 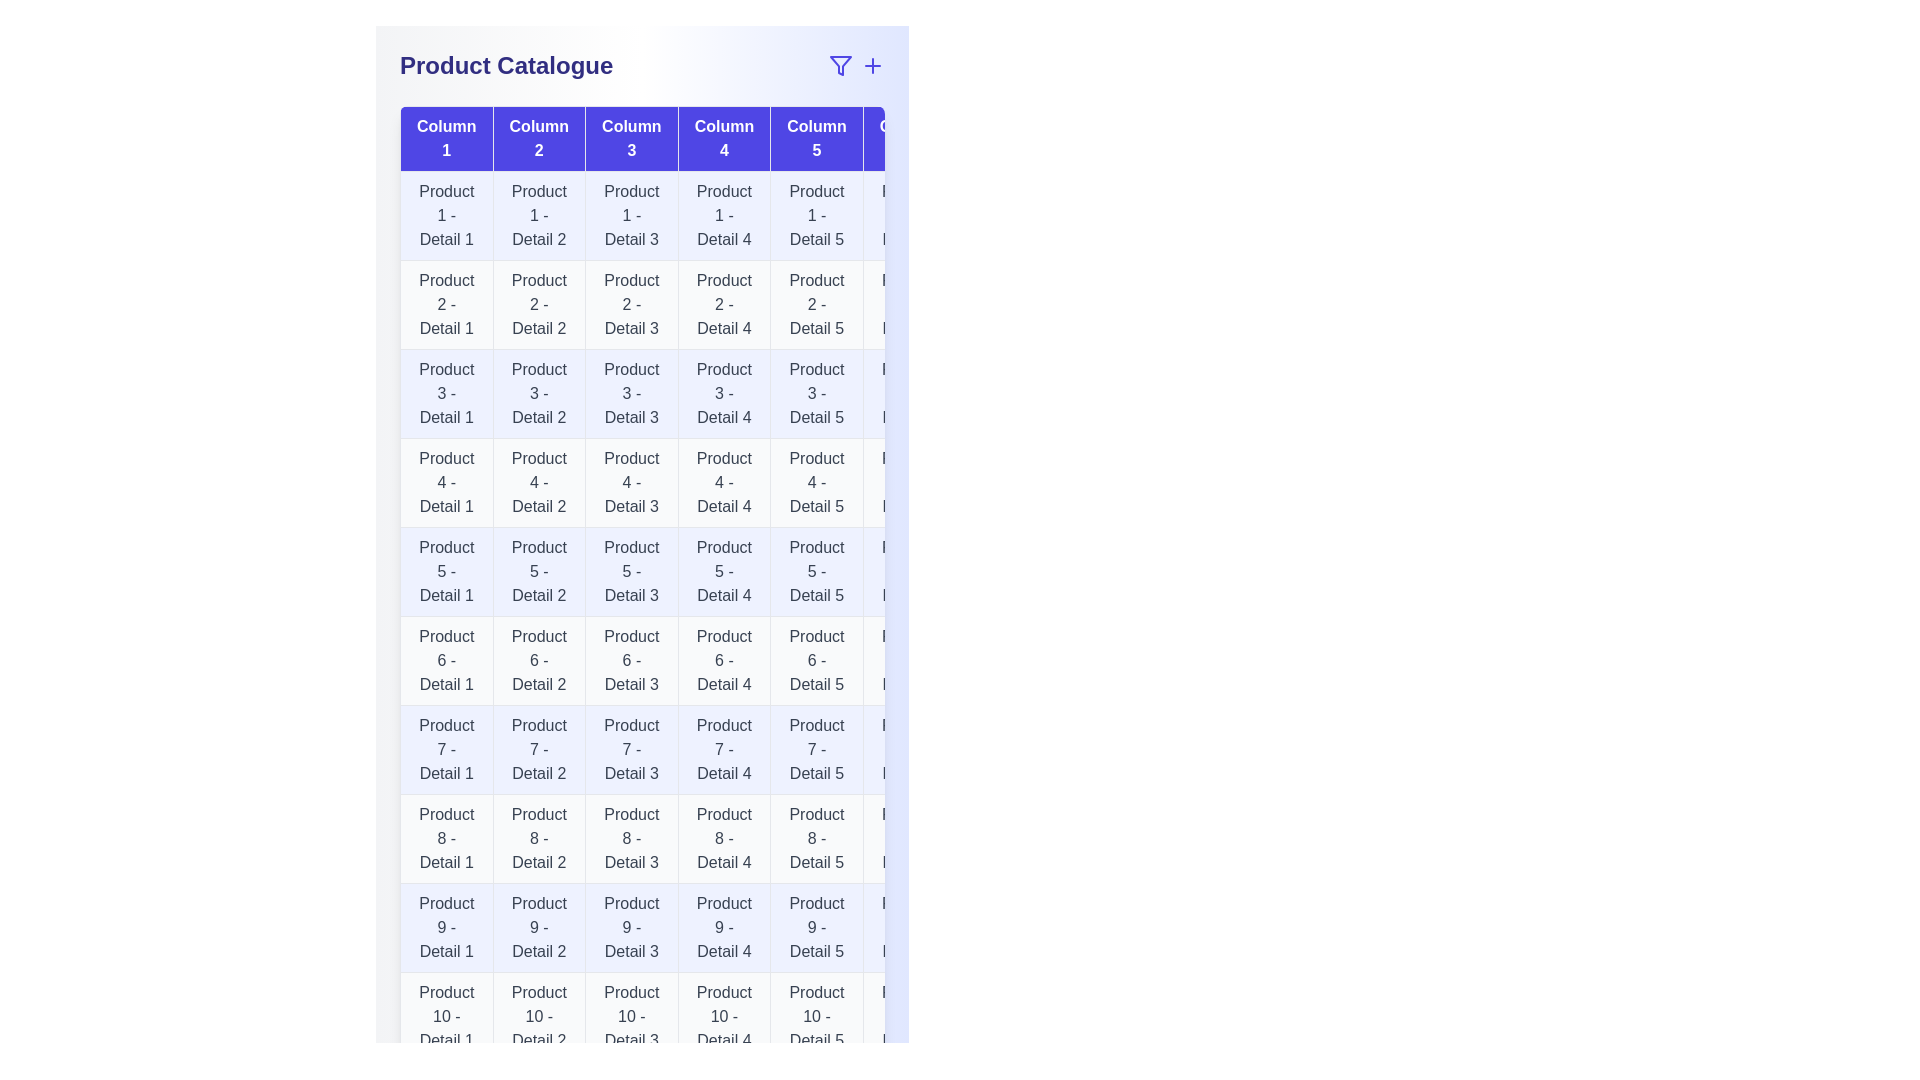 I want to click on the header of column Column 6 to sort the table by that column, so click(x=908, y=137).